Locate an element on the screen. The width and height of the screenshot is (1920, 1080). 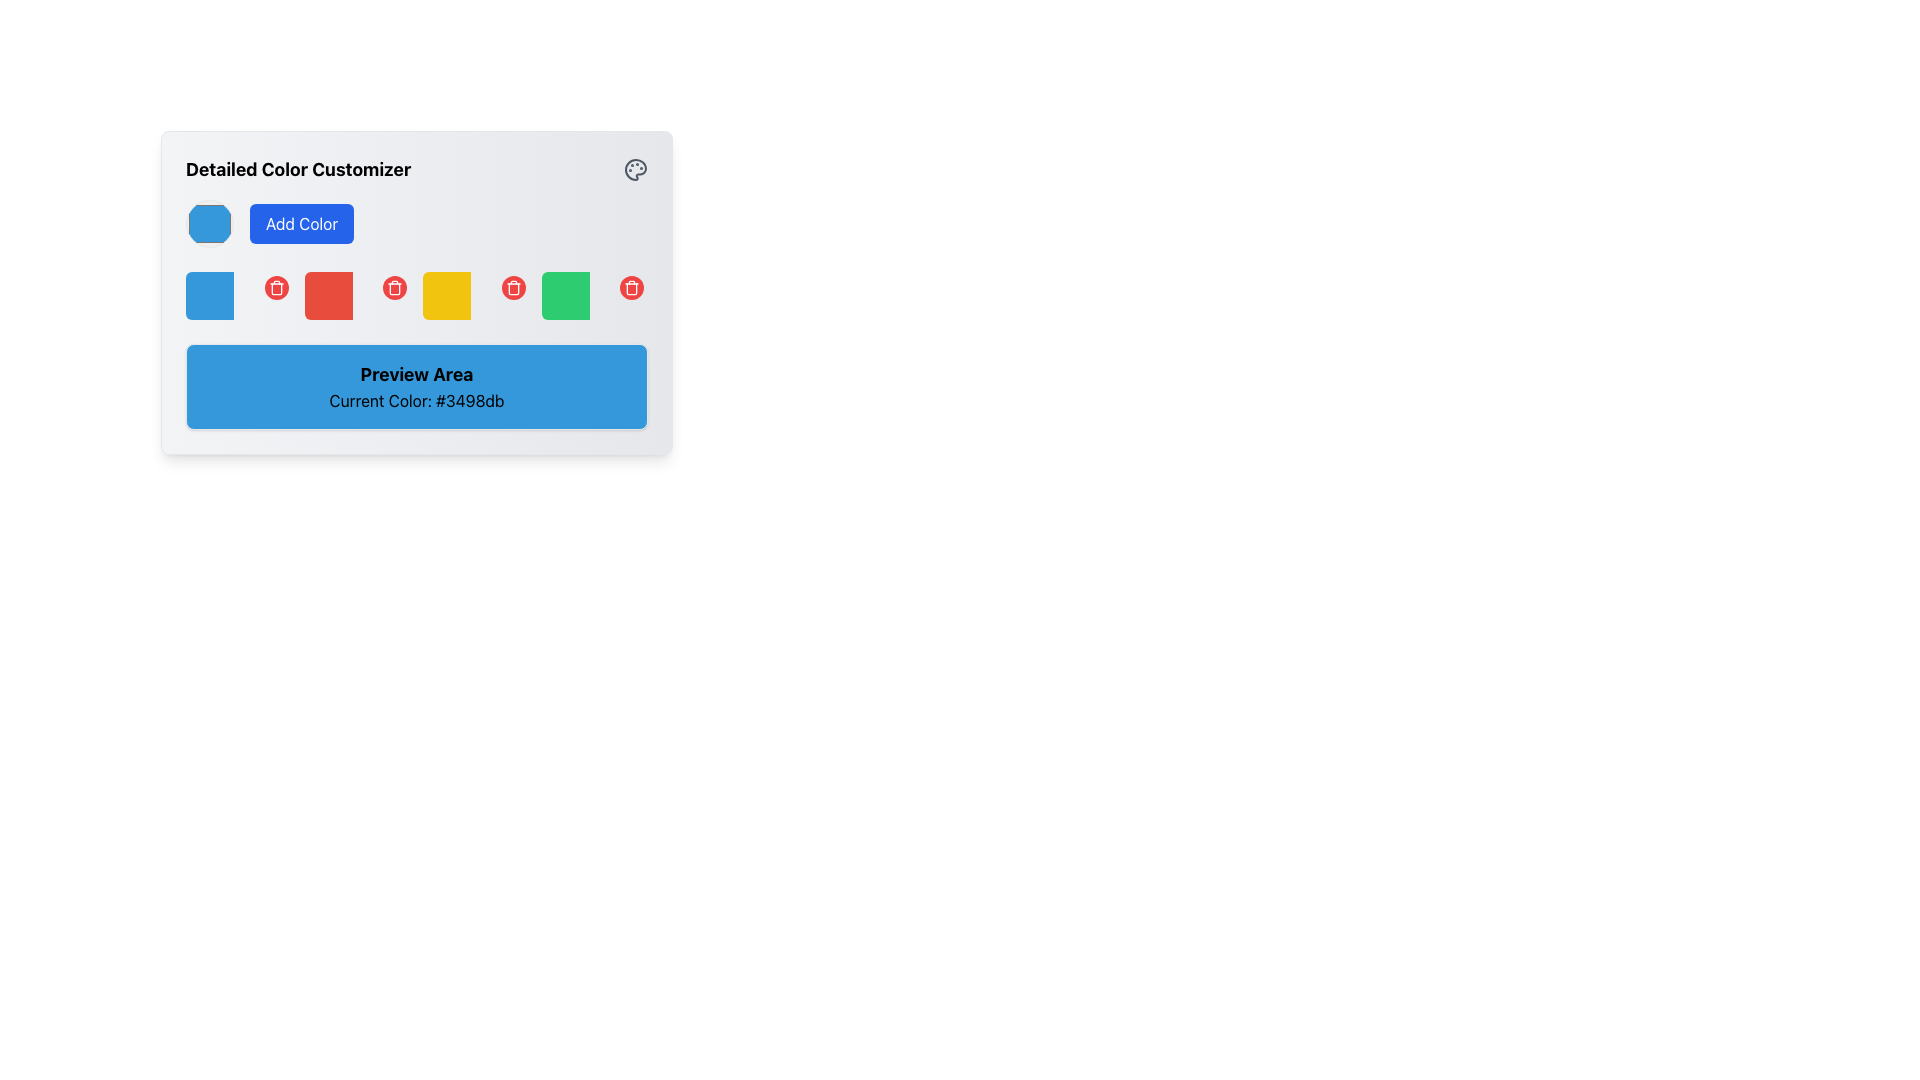
the delete button located to the right of the green color box is located at coordinates (631, 288).